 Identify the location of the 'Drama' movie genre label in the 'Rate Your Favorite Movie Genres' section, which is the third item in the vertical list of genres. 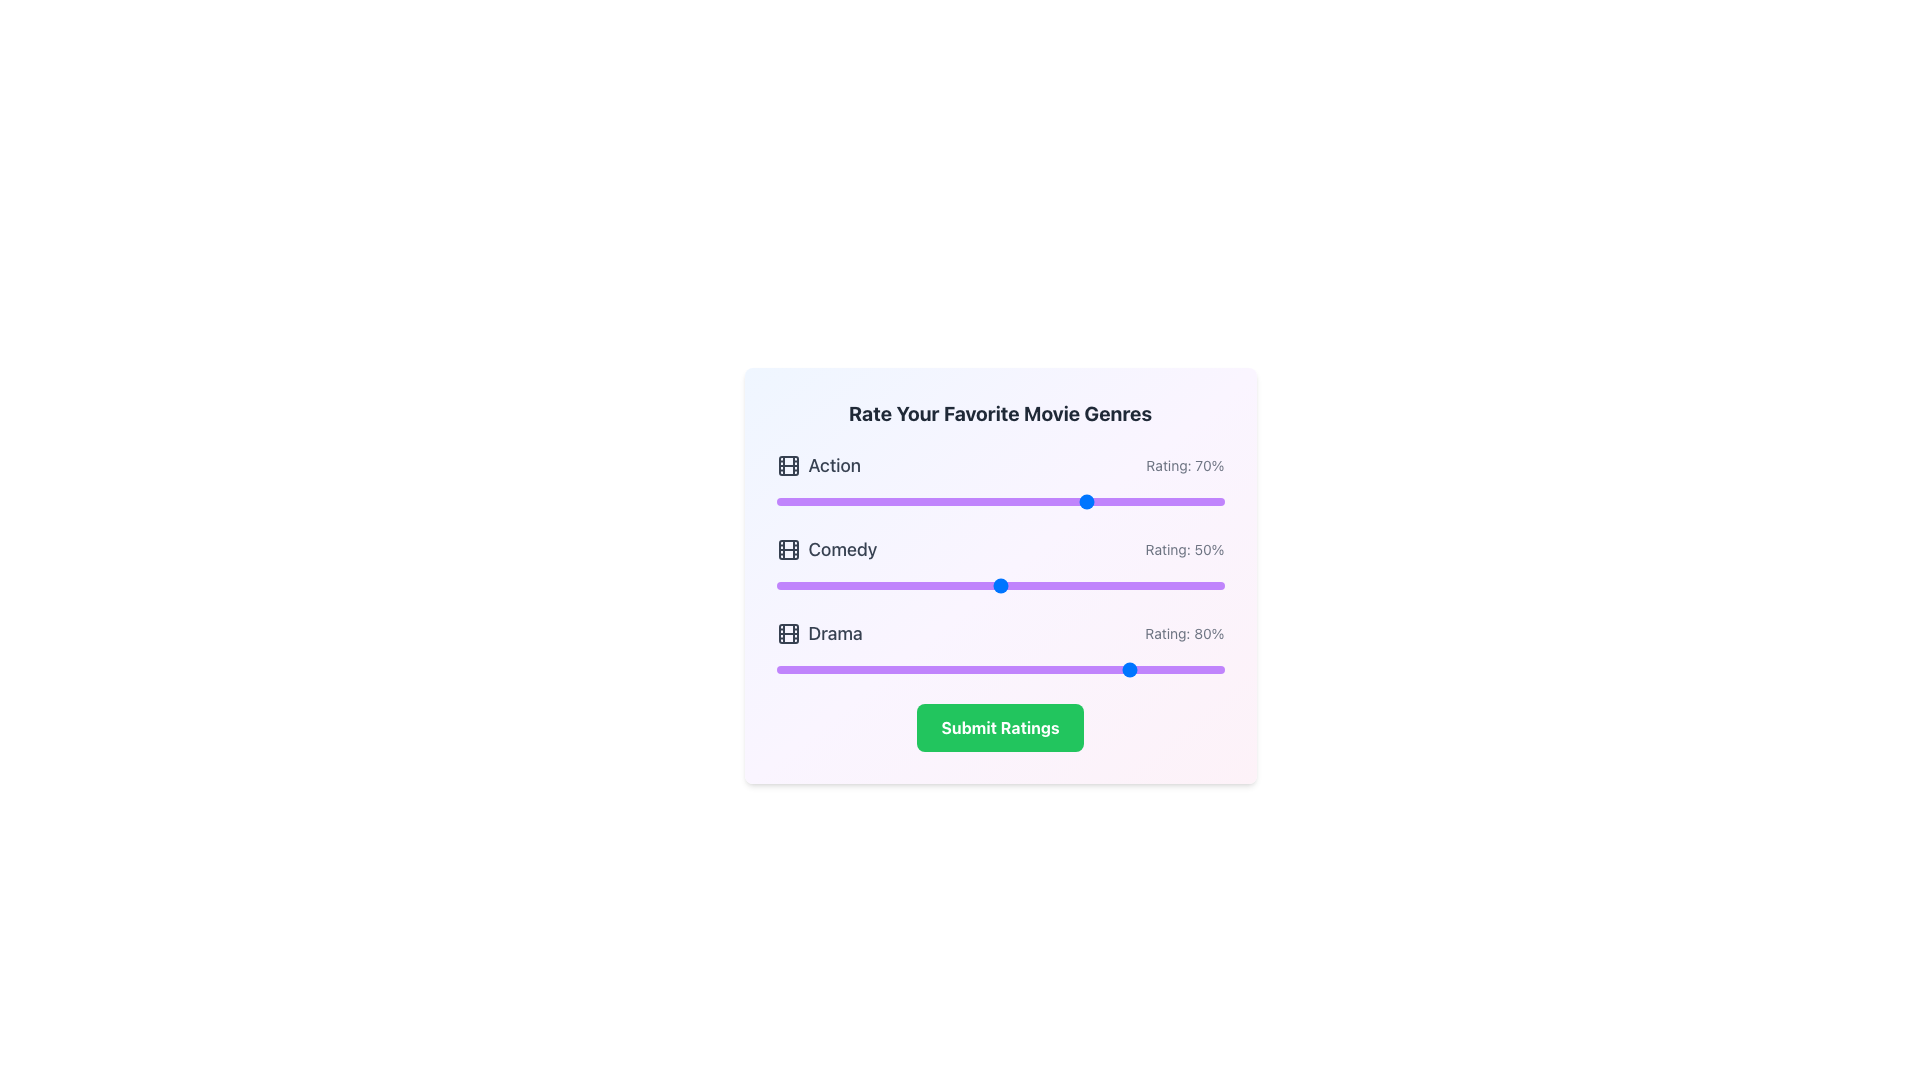
(819, 633).